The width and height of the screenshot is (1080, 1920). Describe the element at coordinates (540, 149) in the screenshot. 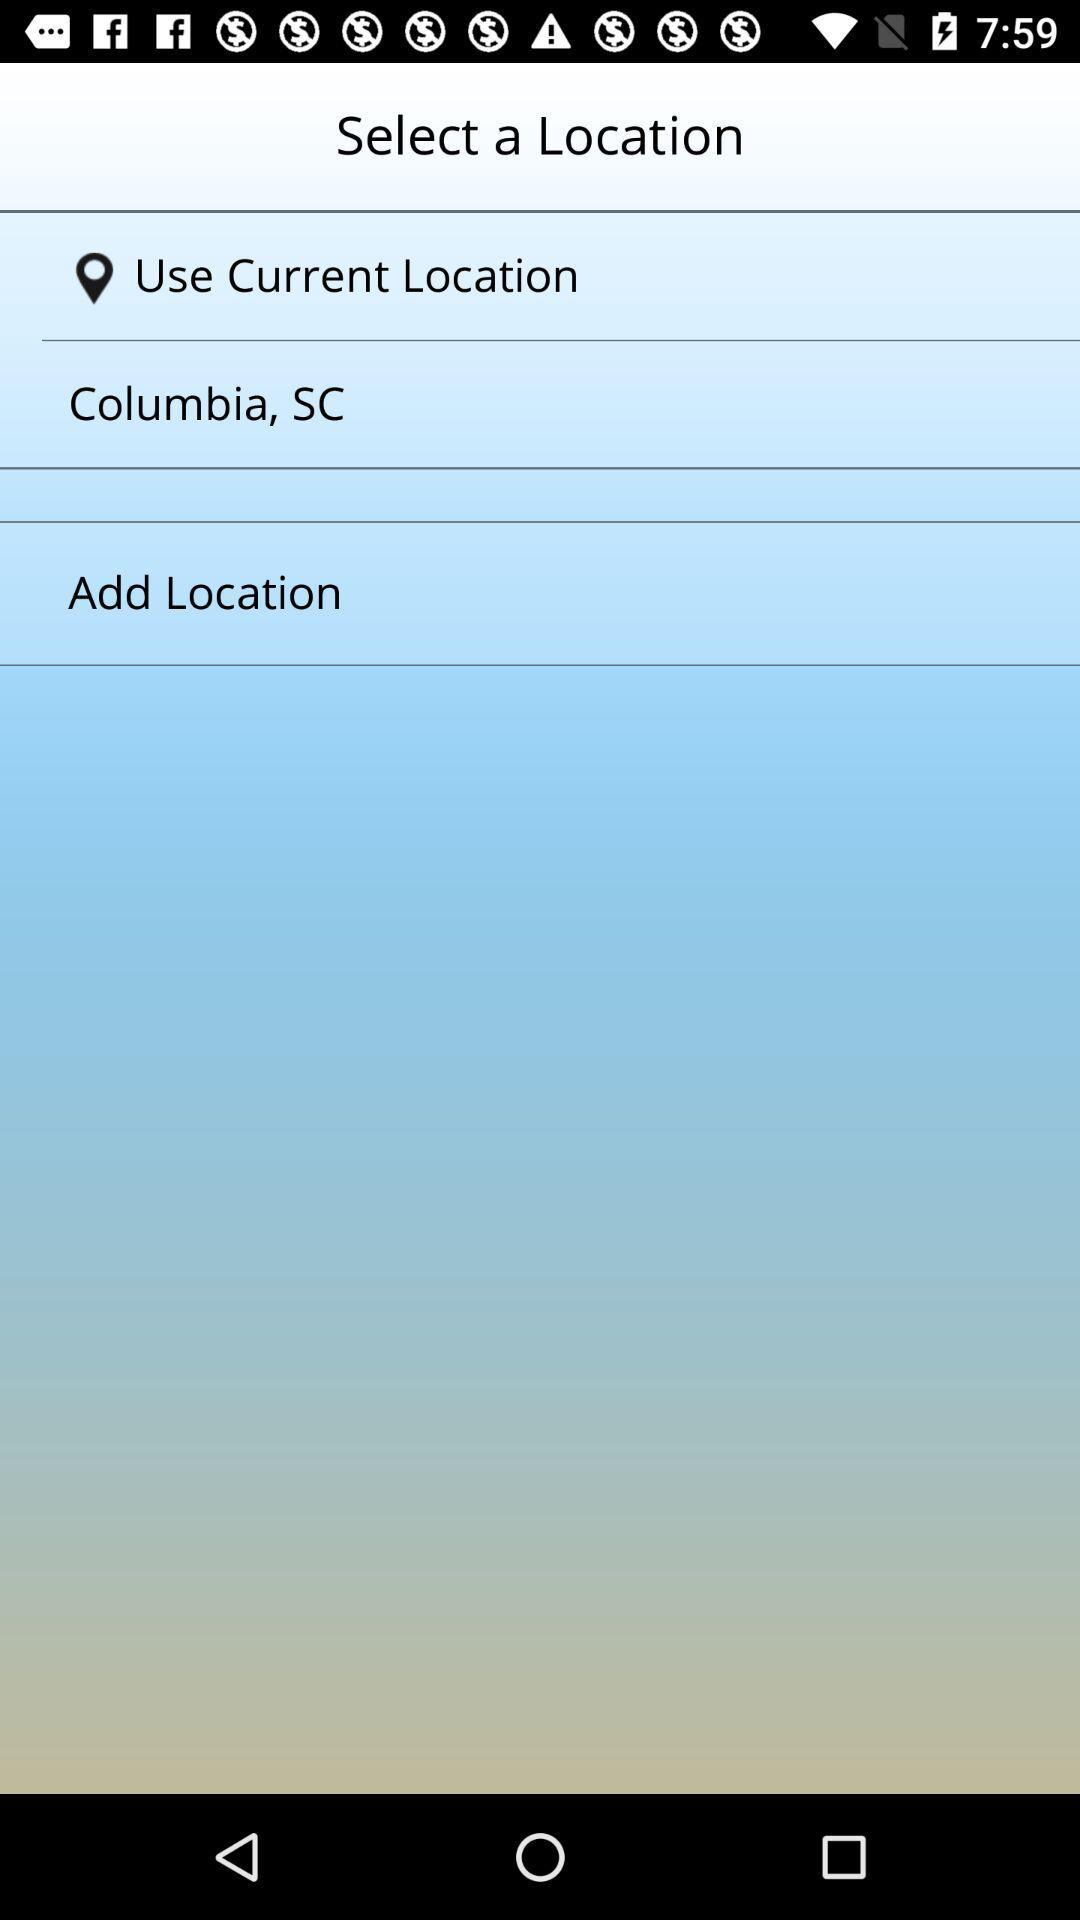

I see `the text which is on the top of the screen` at that location.